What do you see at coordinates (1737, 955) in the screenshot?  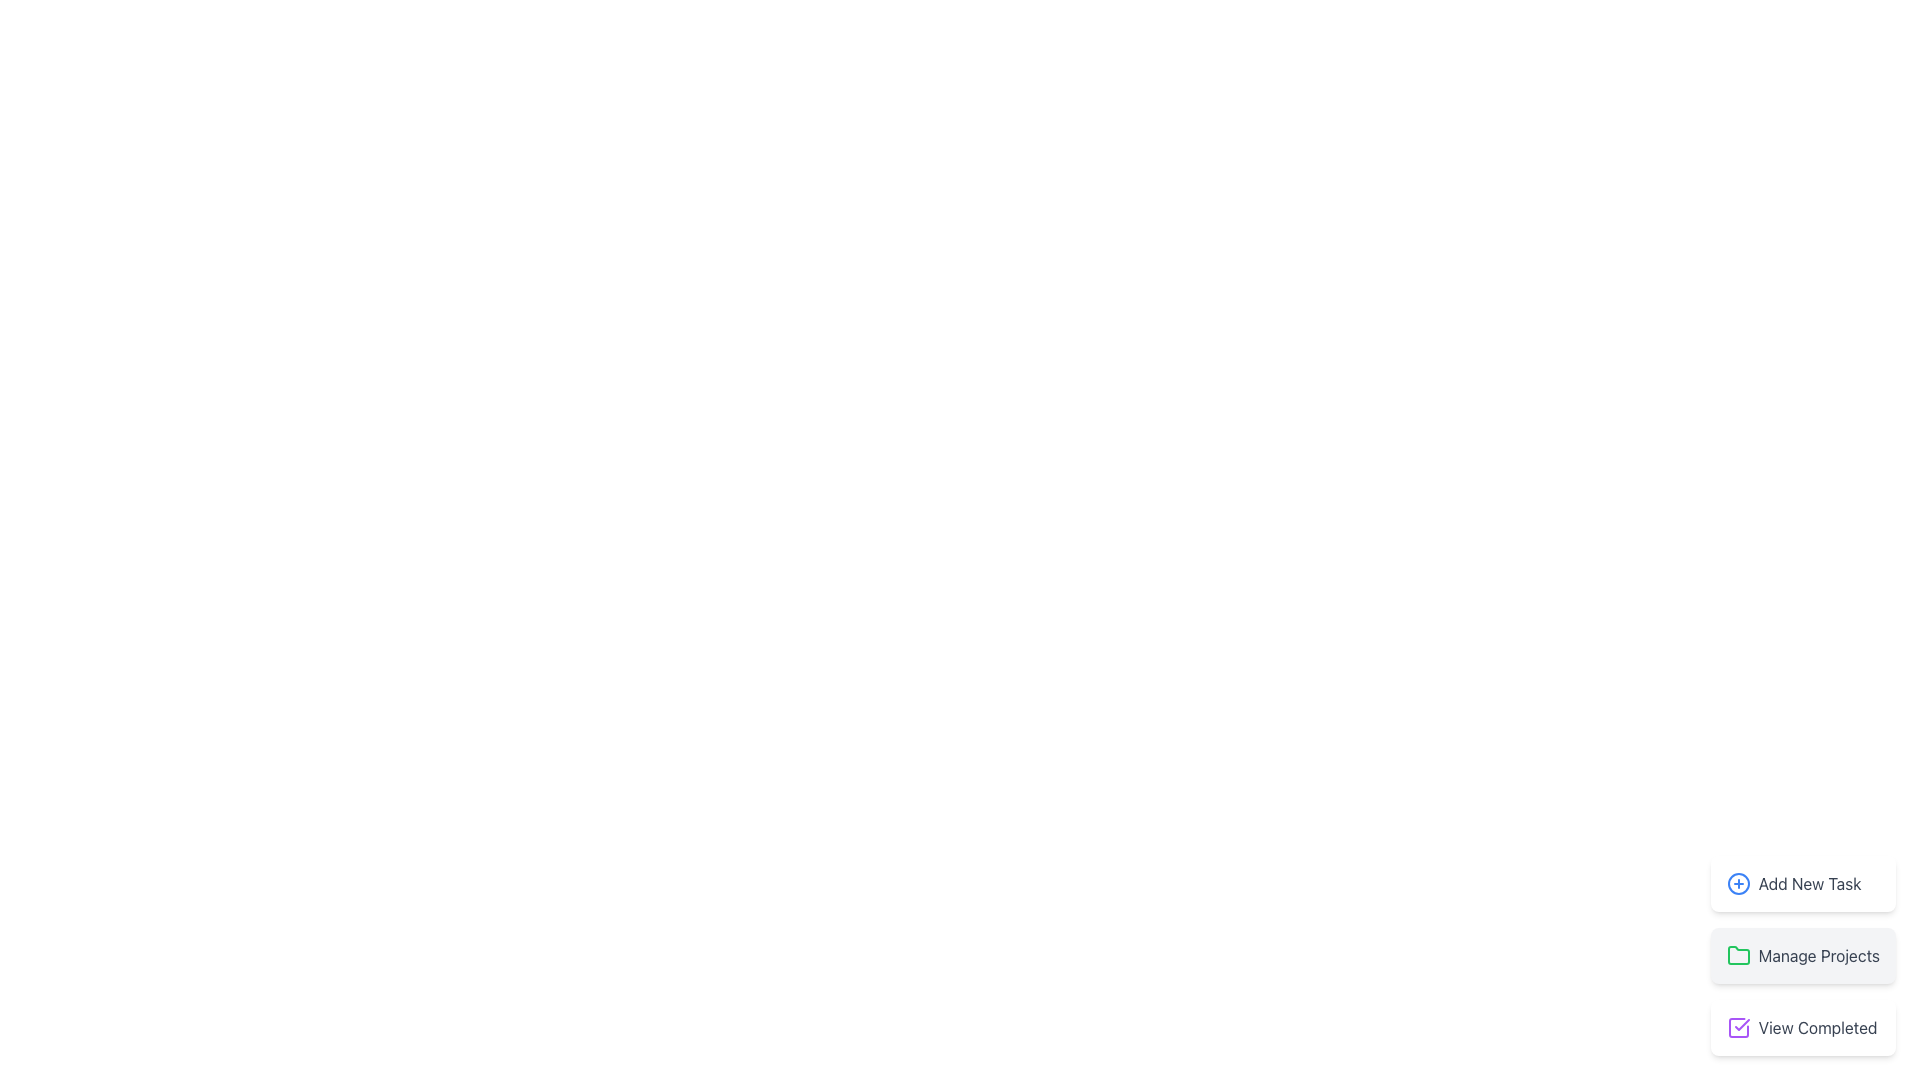 I see `the green folder icon located to the left of the 'Manage Projects' text in the vertical menu` at bounding box center [1737, 955].